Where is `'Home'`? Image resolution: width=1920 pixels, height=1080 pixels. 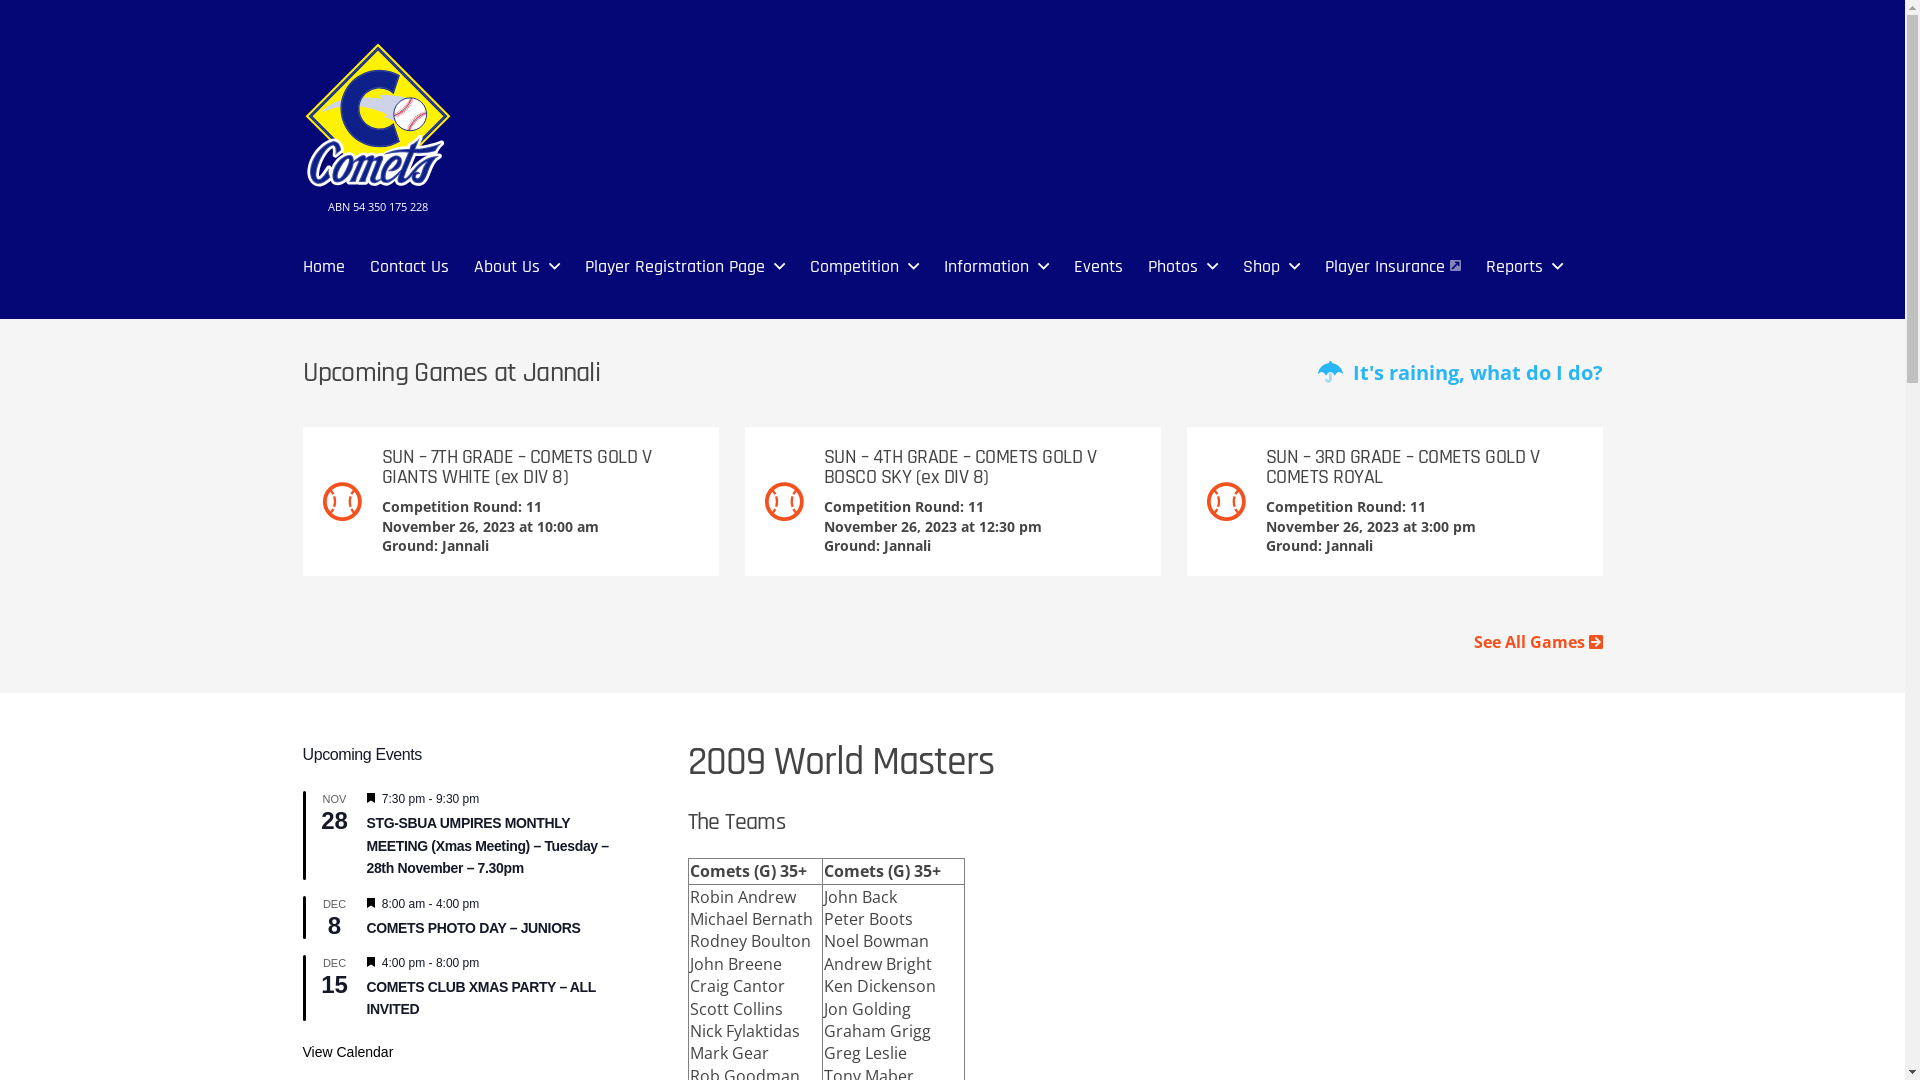
'Home' is located at coordinates (301, 265).